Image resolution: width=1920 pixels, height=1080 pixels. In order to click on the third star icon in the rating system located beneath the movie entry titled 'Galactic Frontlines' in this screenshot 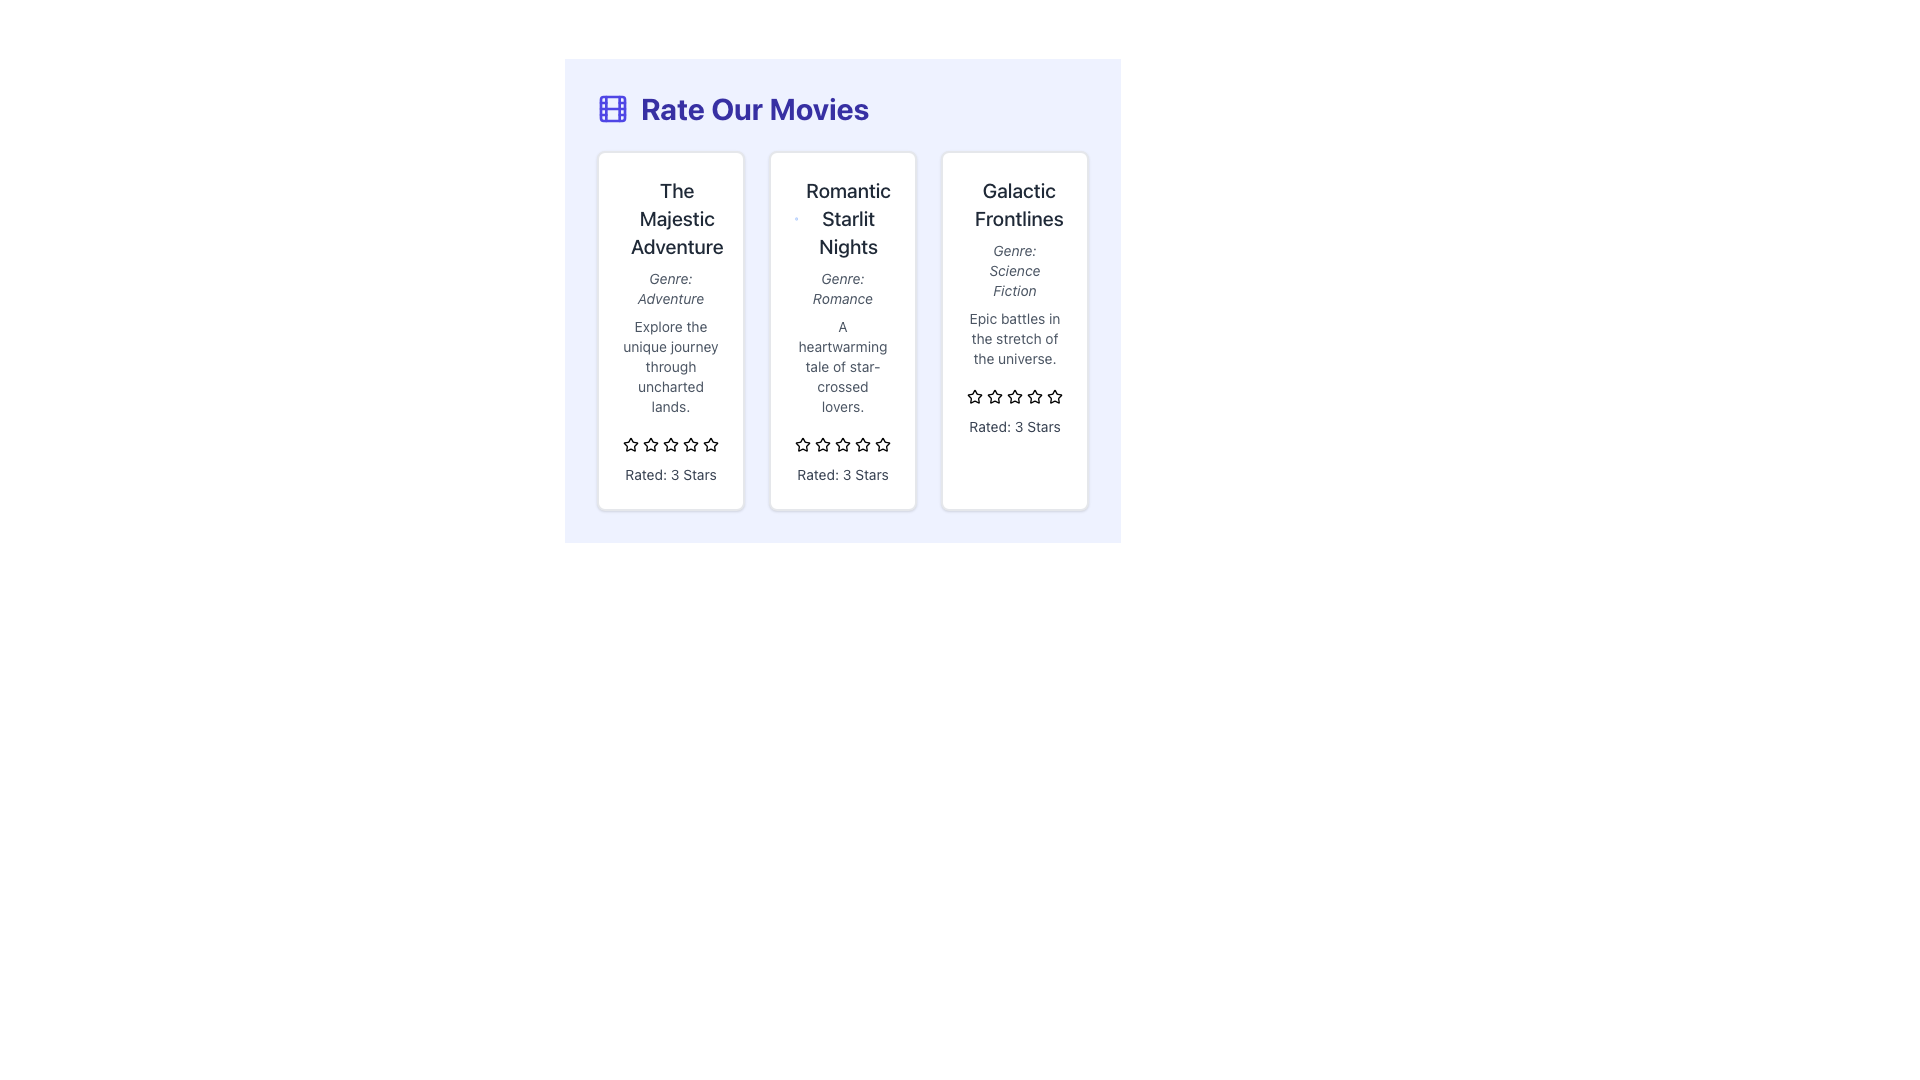, I will do `click(974, 396)`.